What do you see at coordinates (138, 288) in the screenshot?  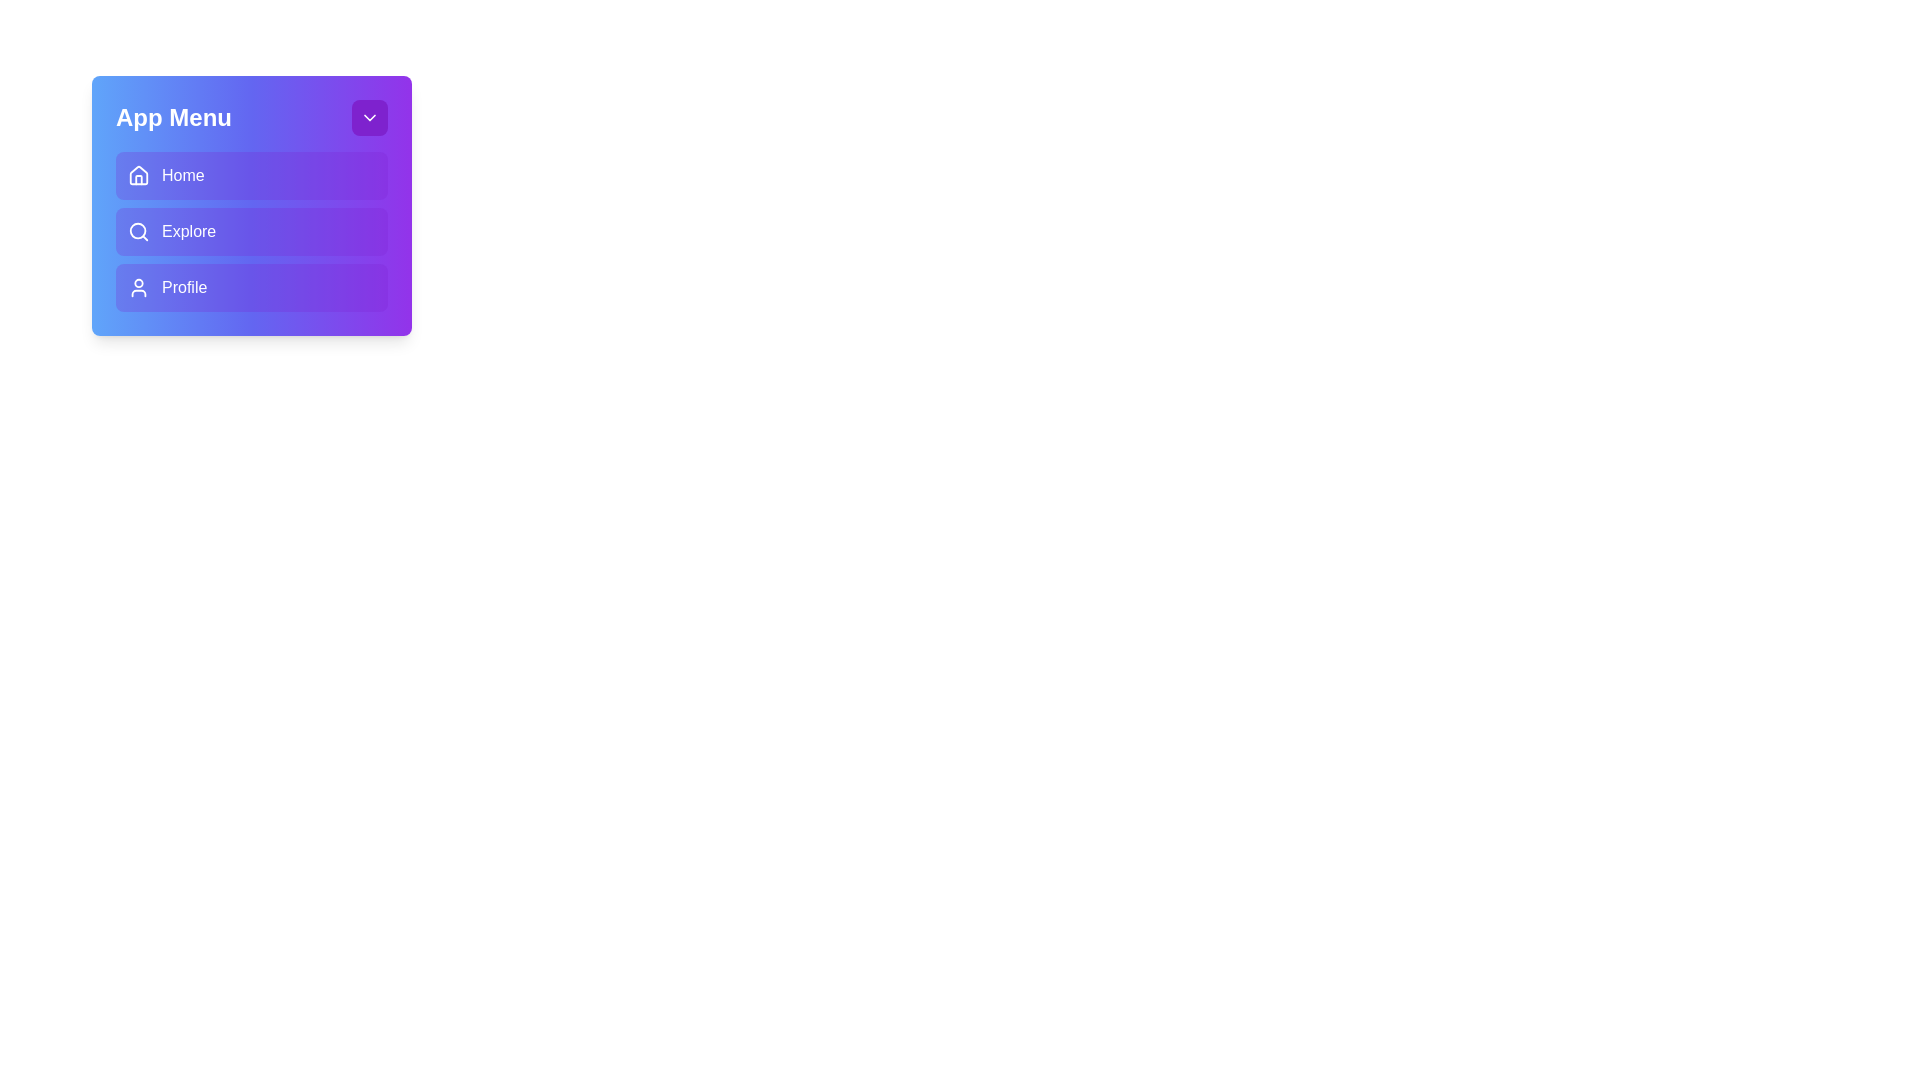 I see `the 'Profile' icon in the vertical menu array located at the top-left corner of the interface` at bounding box center [138, 288].